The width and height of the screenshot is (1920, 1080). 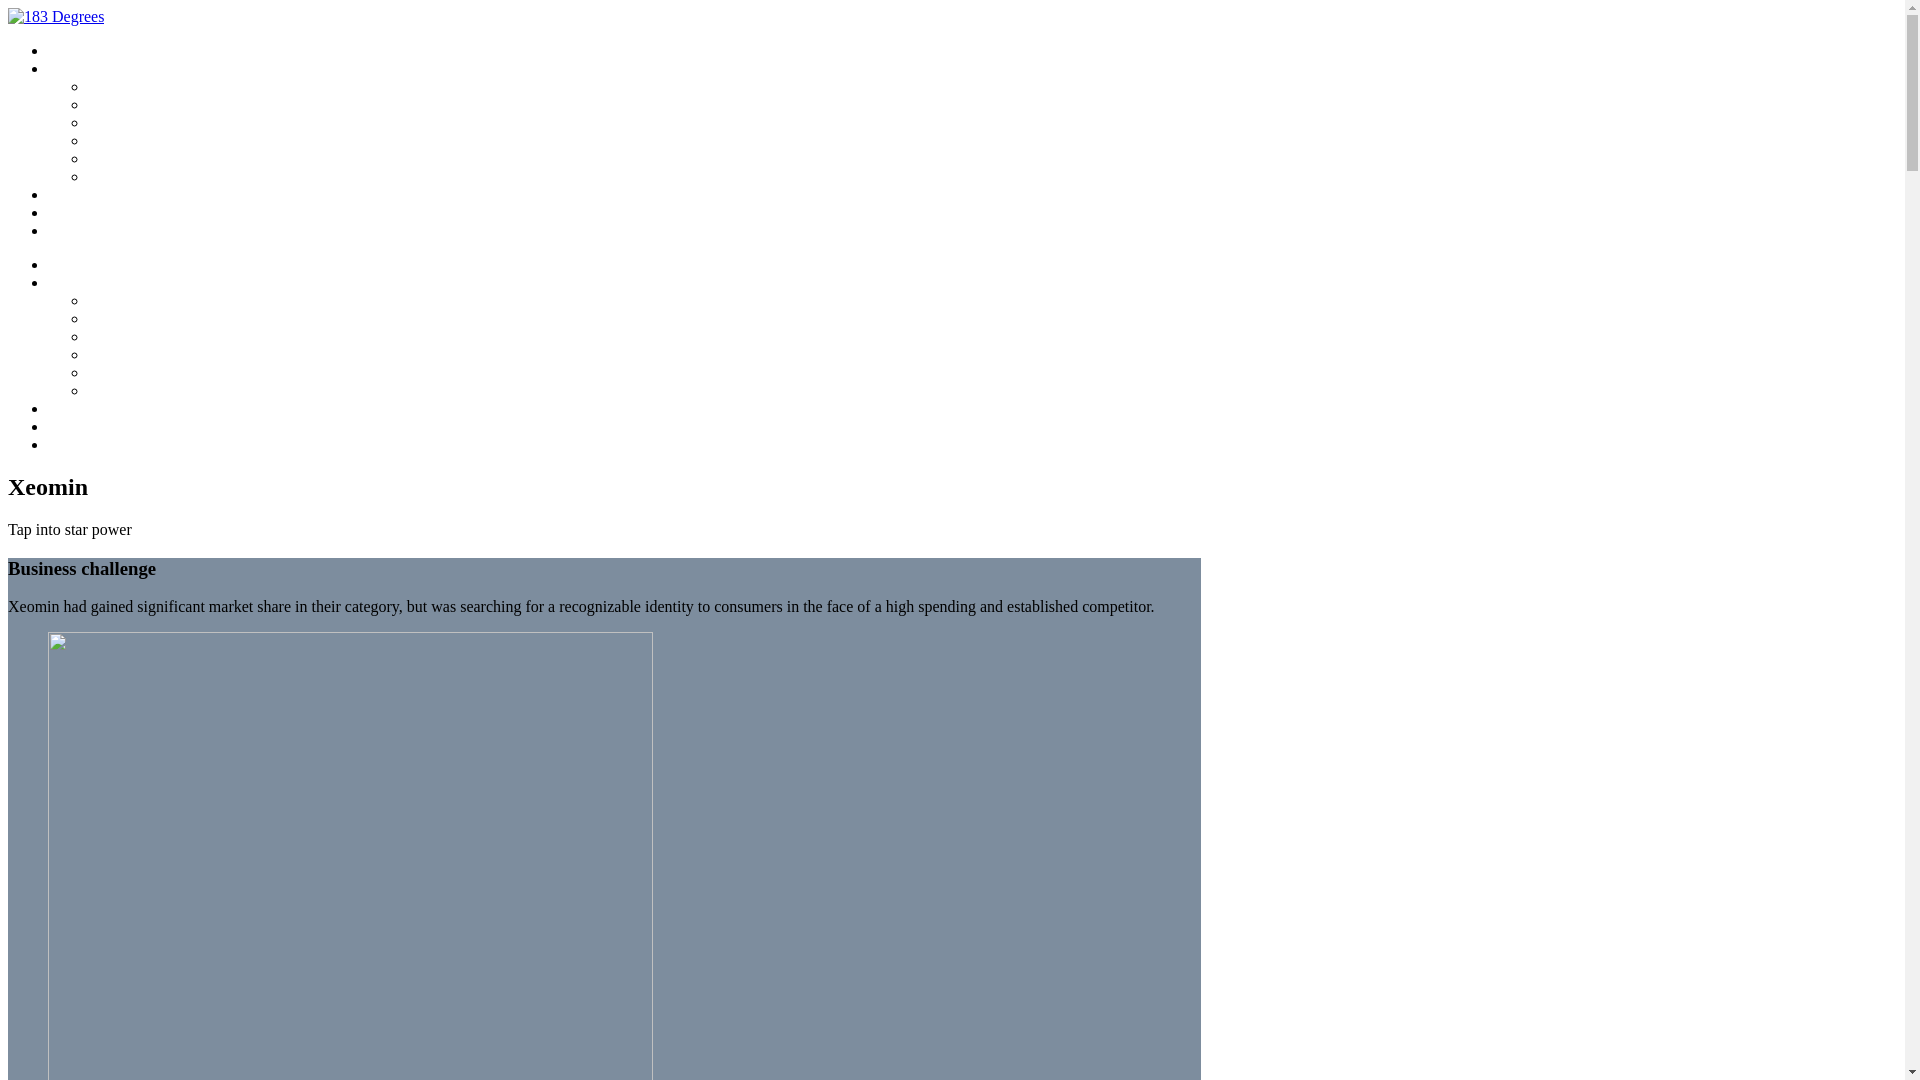 I want to click on 'Xeomin', so click(x=110, y=390).